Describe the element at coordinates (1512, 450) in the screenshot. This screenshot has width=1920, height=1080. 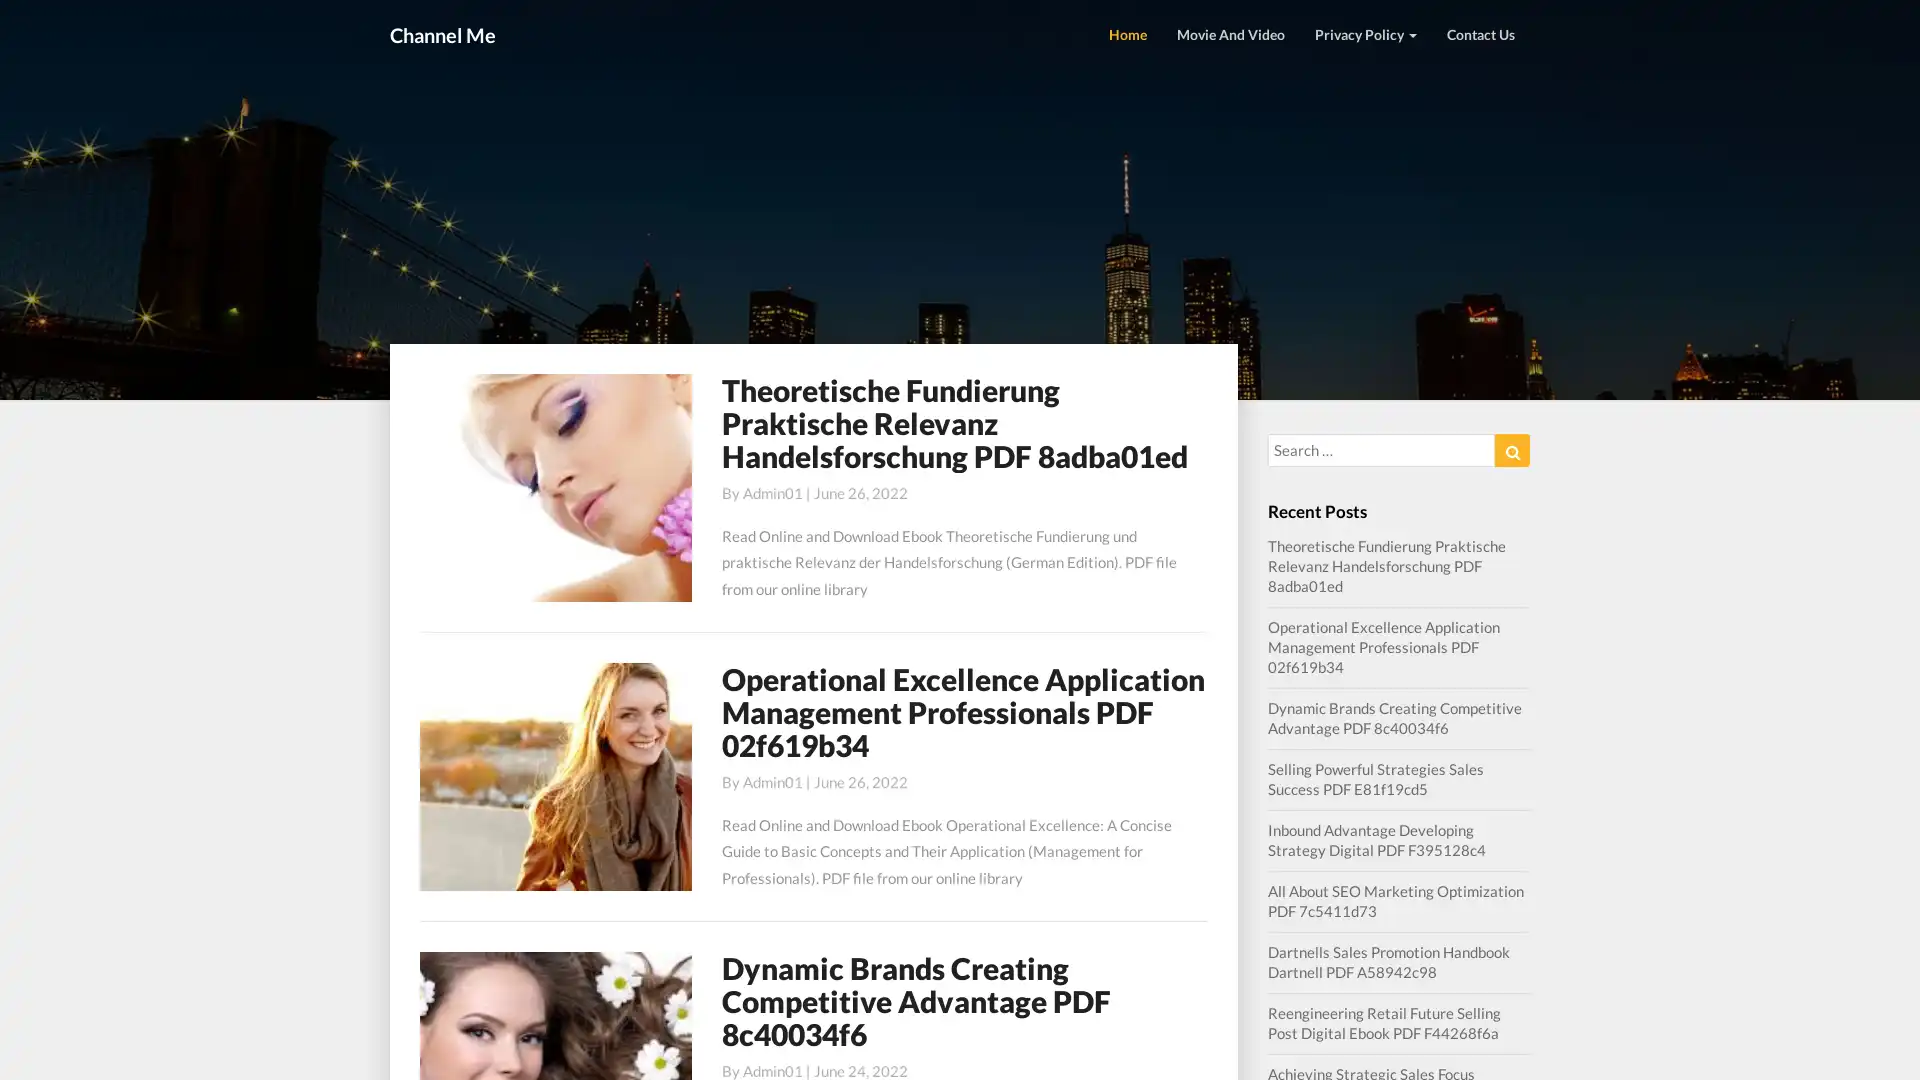
I see `Search` at that location.